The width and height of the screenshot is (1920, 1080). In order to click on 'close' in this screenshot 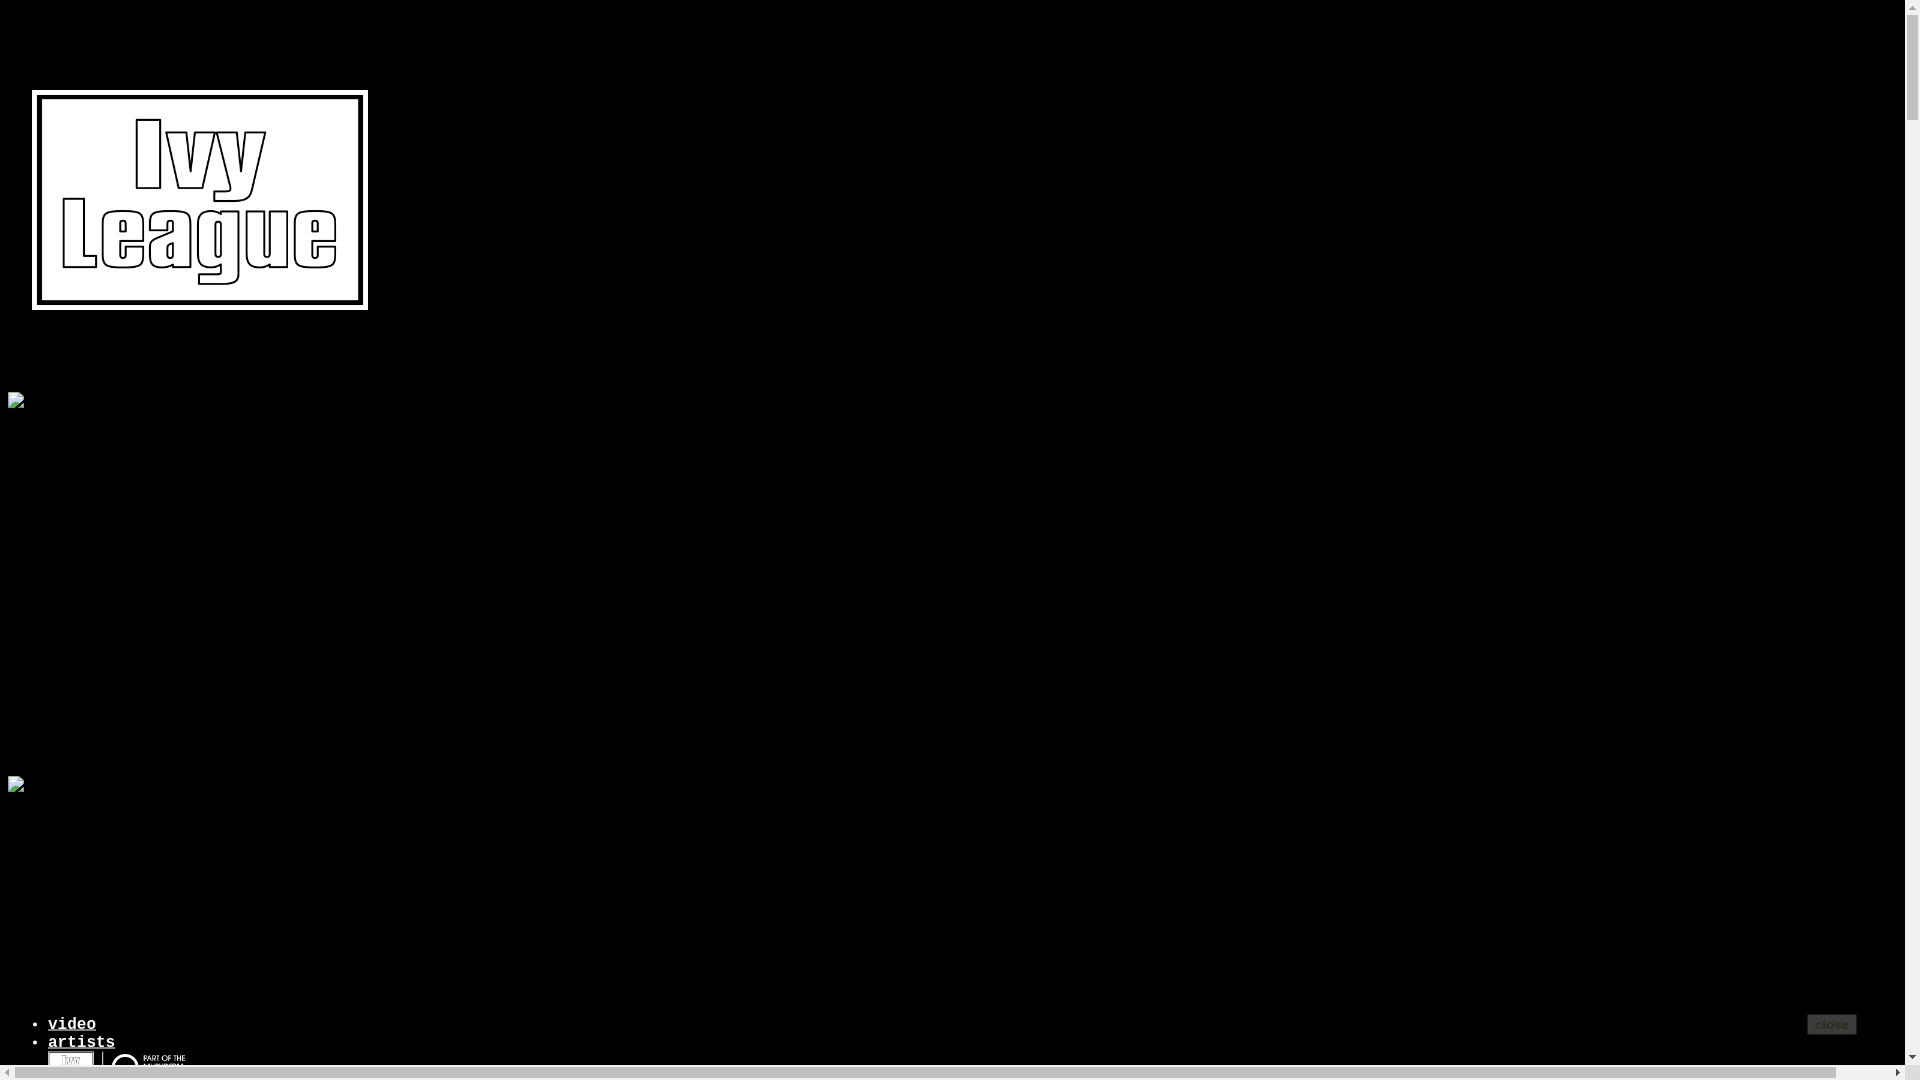, I will do `click(1806, 1024)`.